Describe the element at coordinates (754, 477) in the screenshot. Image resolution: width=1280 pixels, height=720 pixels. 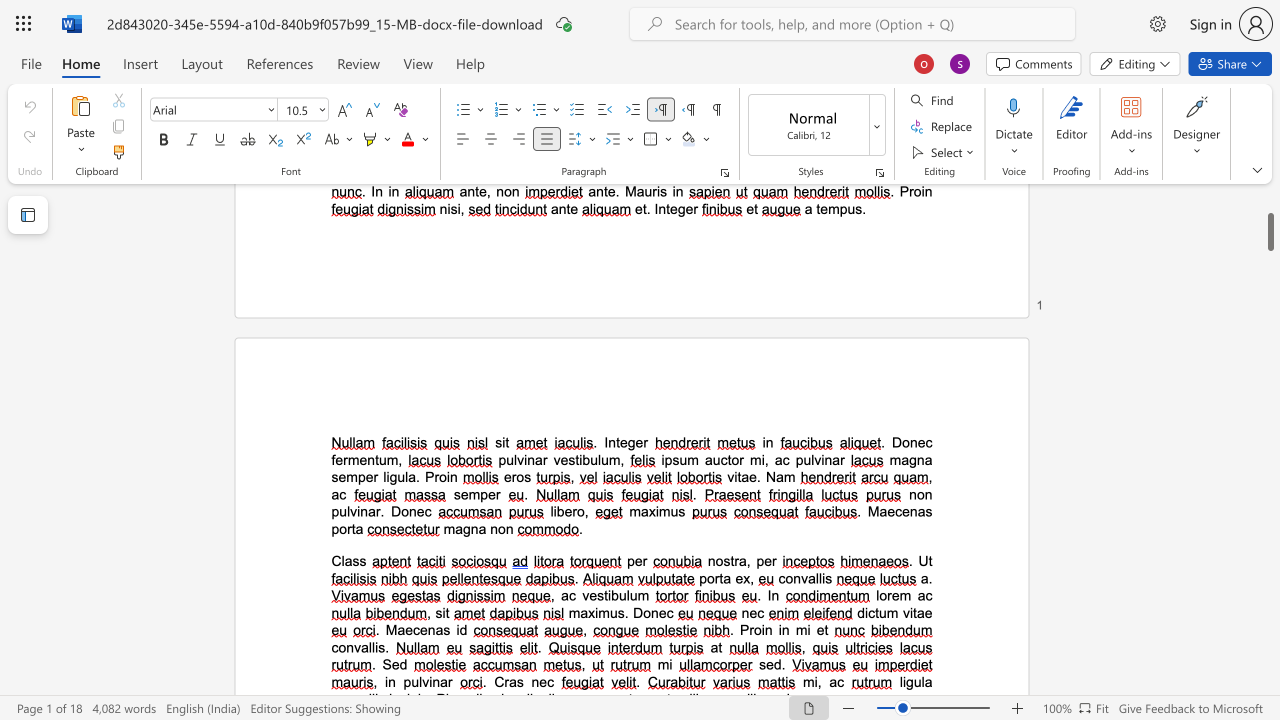
I see `the space between the continuous character "e" and "." in the text` at that location.